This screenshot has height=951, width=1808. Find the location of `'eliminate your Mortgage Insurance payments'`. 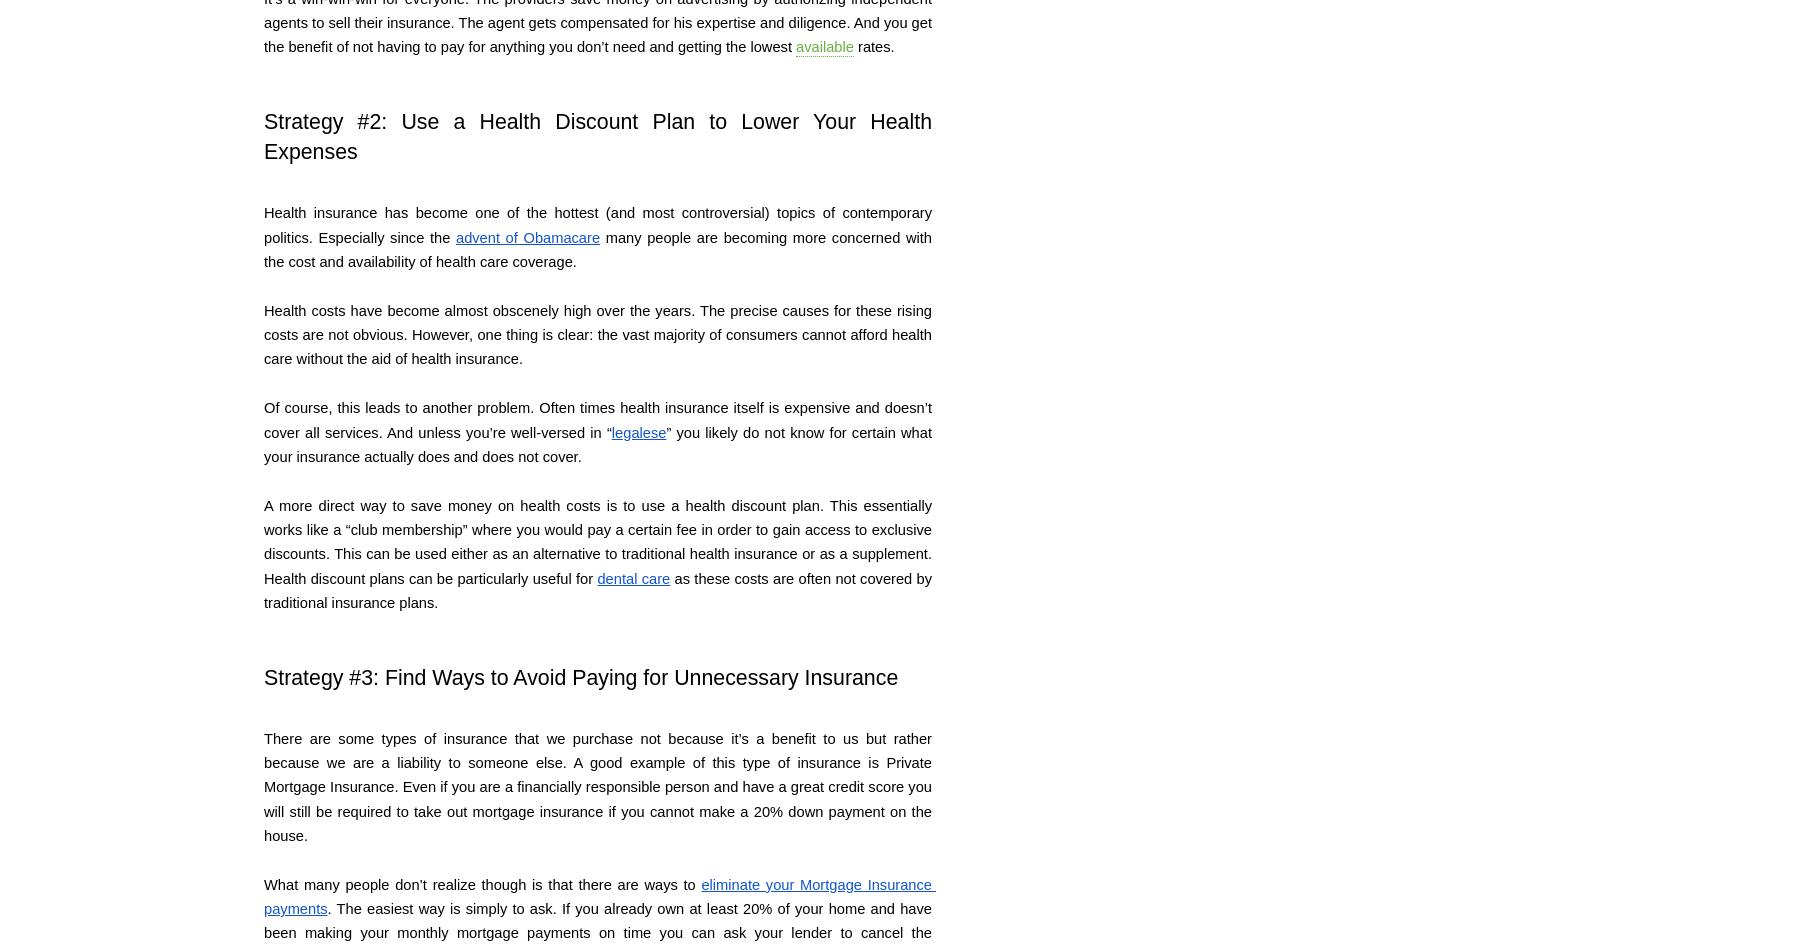

'eliminate your Mortgage Insurance payments' is located at coordinates (599, 895).